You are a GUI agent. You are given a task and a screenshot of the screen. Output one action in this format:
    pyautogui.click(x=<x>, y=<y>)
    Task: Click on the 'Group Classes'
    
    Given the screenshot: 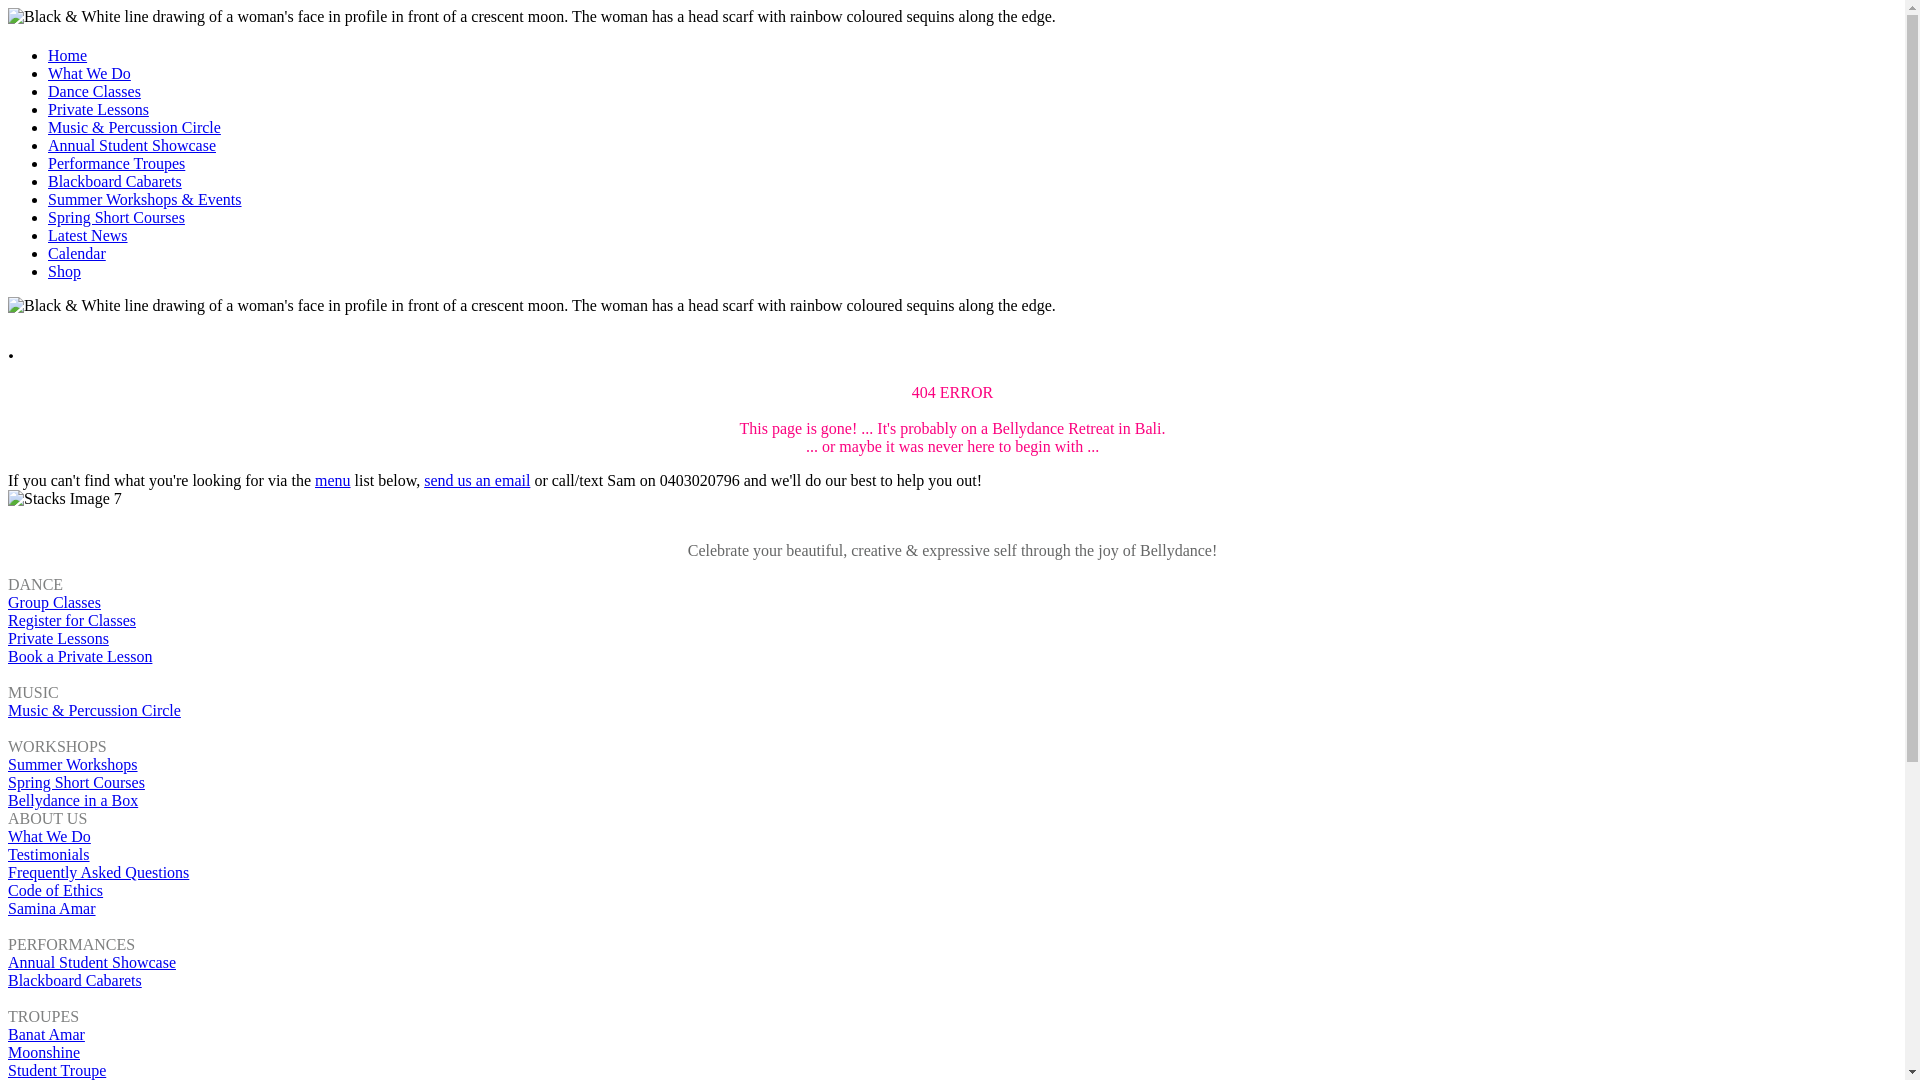 What is the action you would take?
    pyautogui.click(x=54, y=601)
    